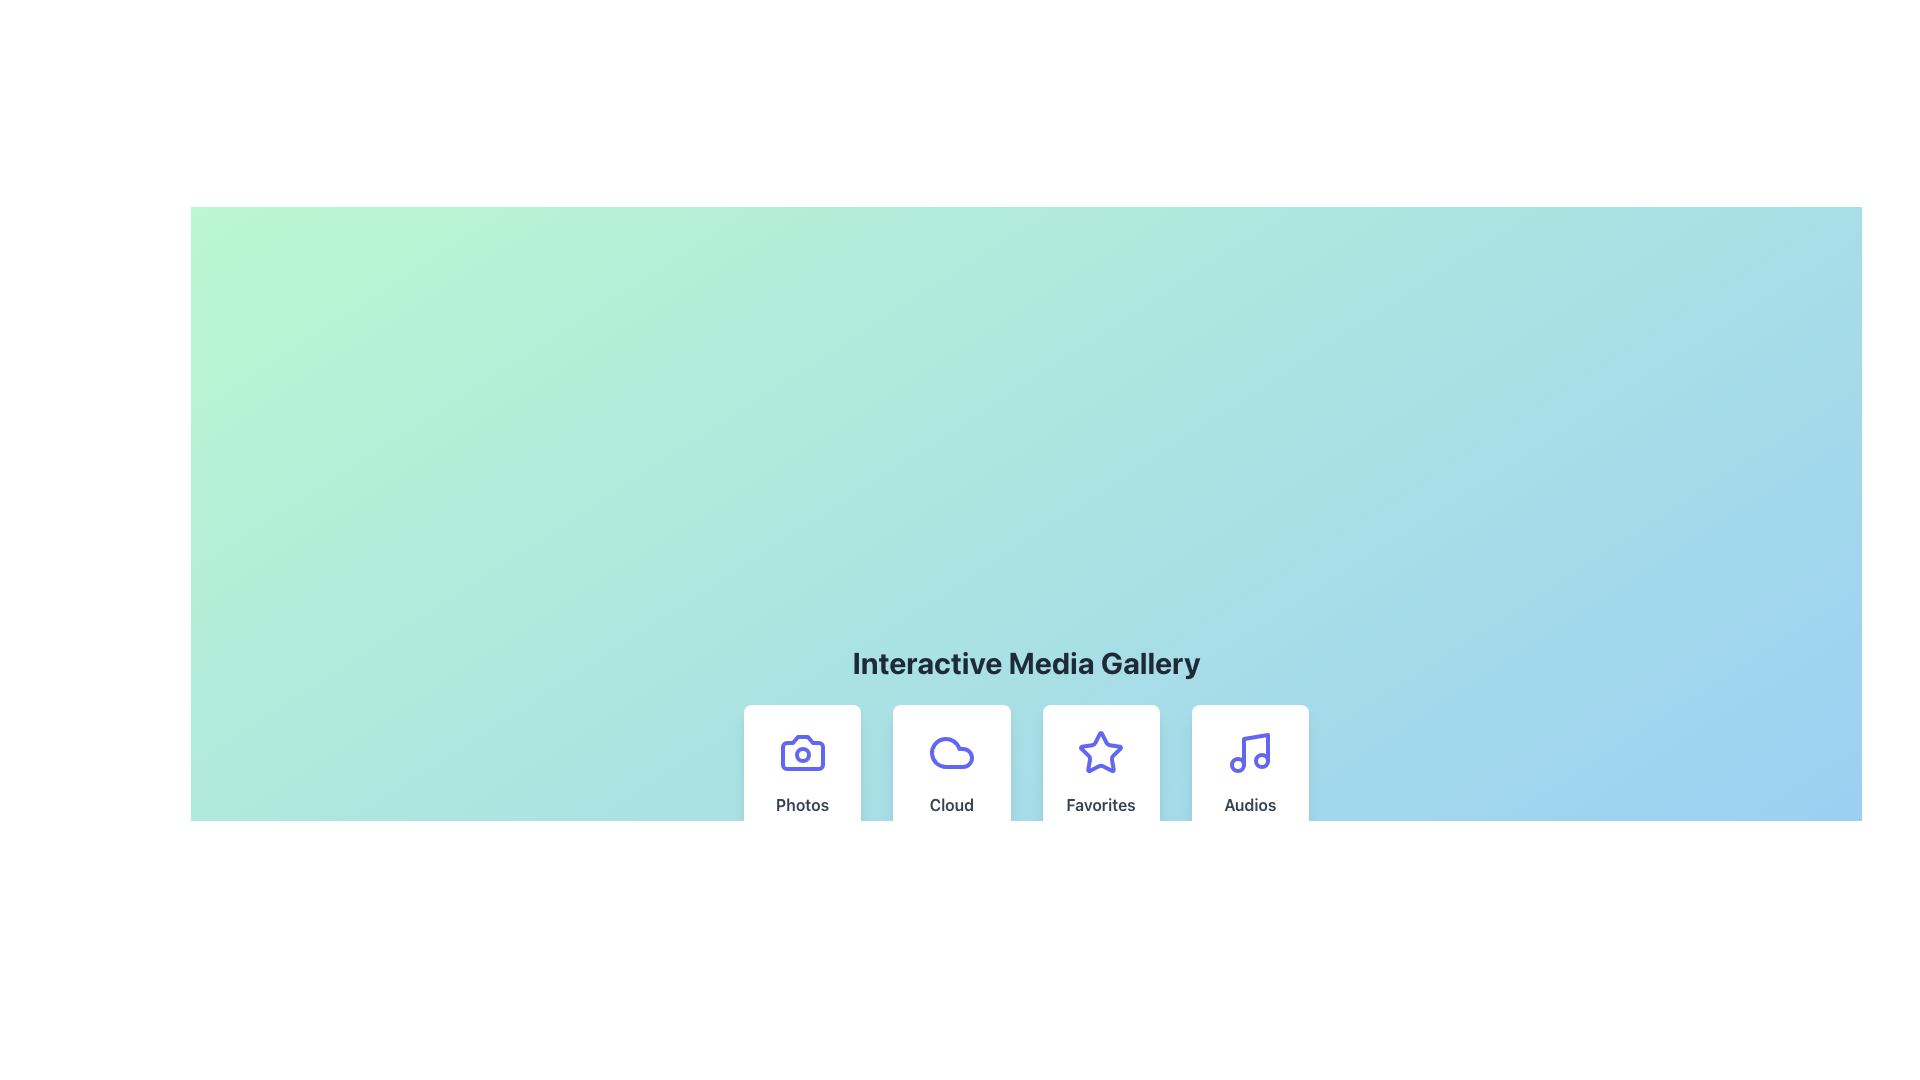  What do you see at coordinates (1237, 764) in the screenshot?
I see `the small blue outlined circle within the musical note icon in the Audios card, which is the second of three circles in the SVG group` at bounding box center [1237, 764].